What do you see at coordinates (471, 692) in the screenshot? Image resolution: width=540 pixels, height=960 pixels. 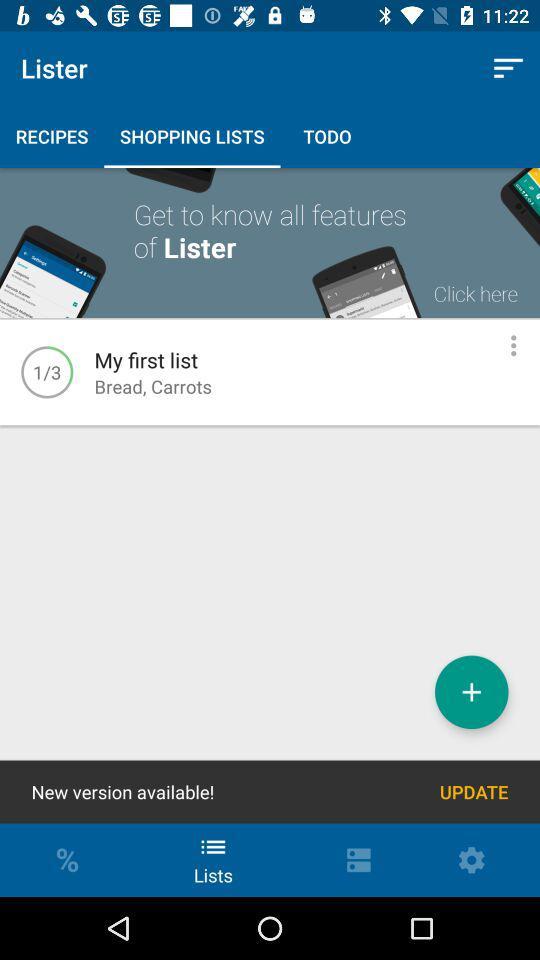 I see `new list` at bounding box center [471, 692].